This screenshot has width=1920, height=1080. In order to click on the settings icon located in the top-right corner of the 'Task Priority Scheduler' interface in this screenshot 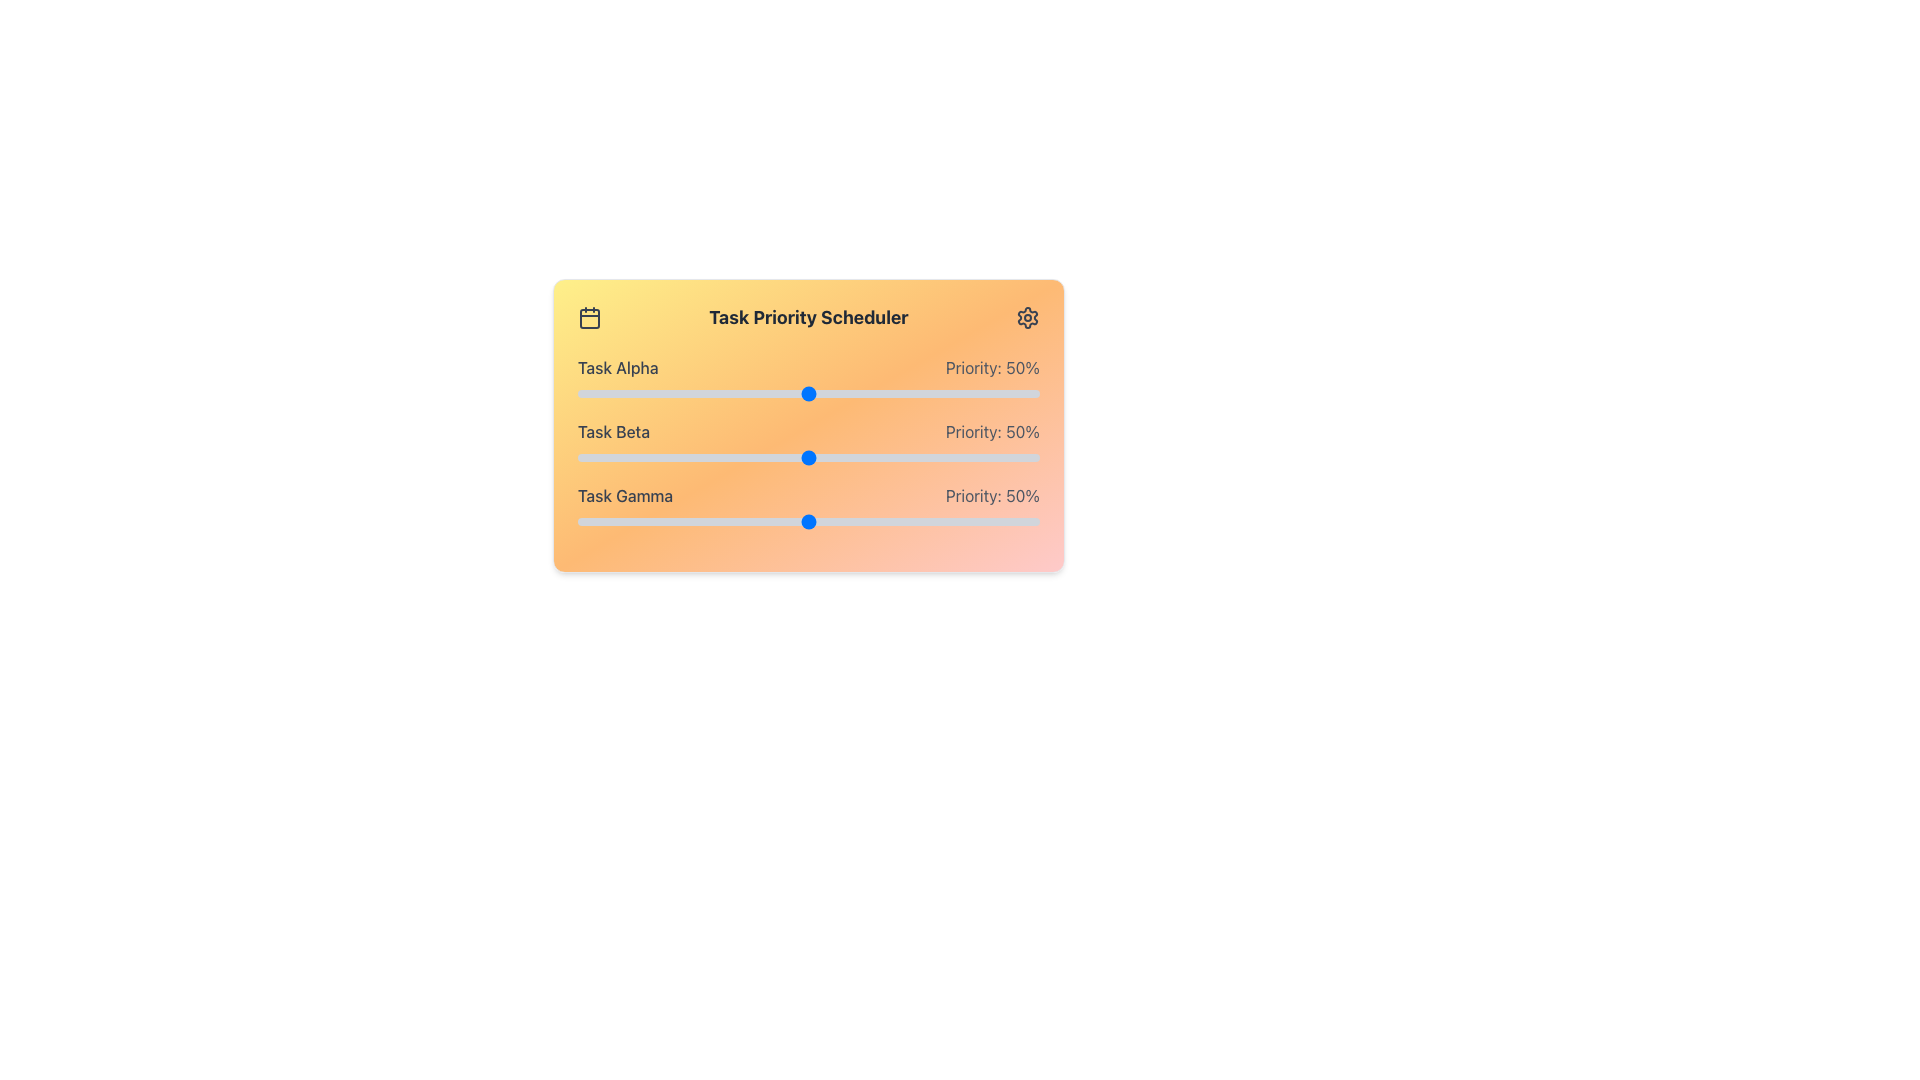, I will do `click(1027, 316)`.